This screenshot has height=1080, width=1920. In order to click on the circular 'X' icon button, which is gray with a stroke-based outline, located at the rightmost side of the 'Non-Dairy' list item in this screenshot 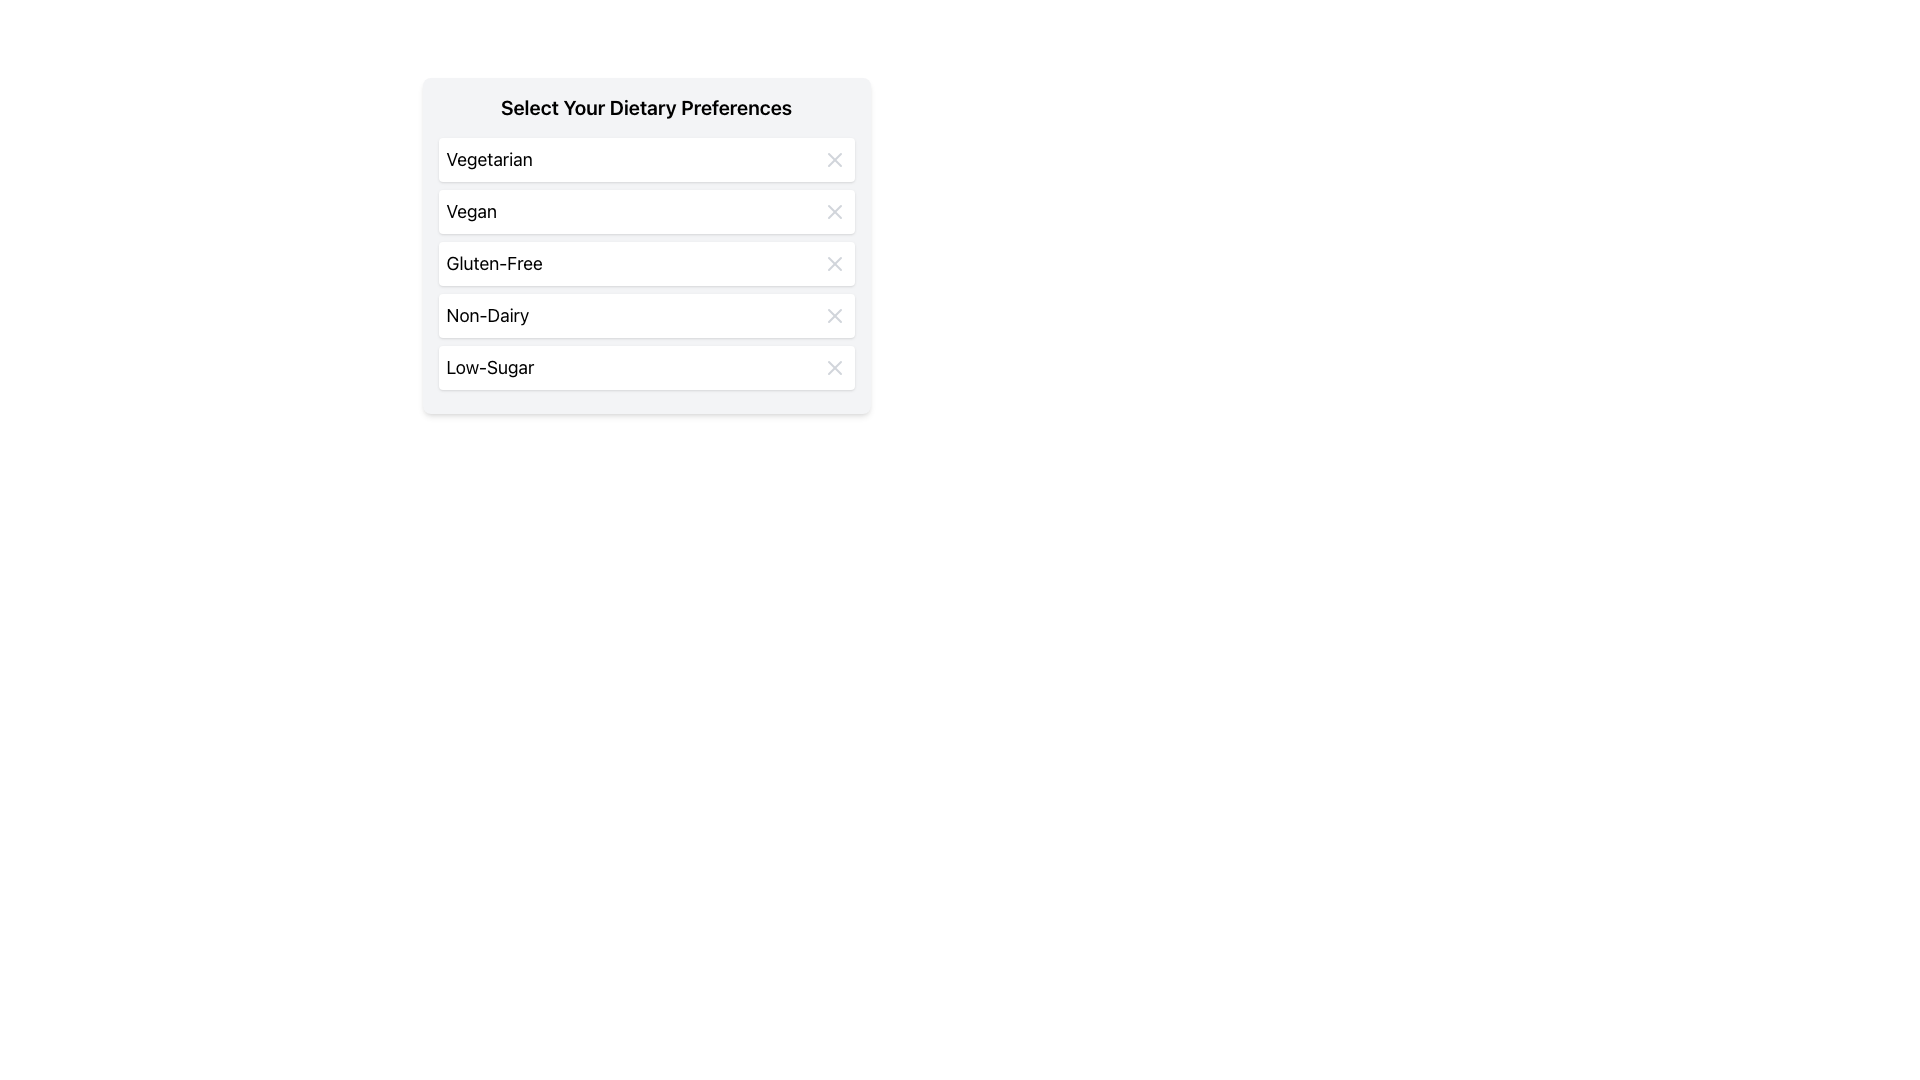, I will do `click(834, 315)`.